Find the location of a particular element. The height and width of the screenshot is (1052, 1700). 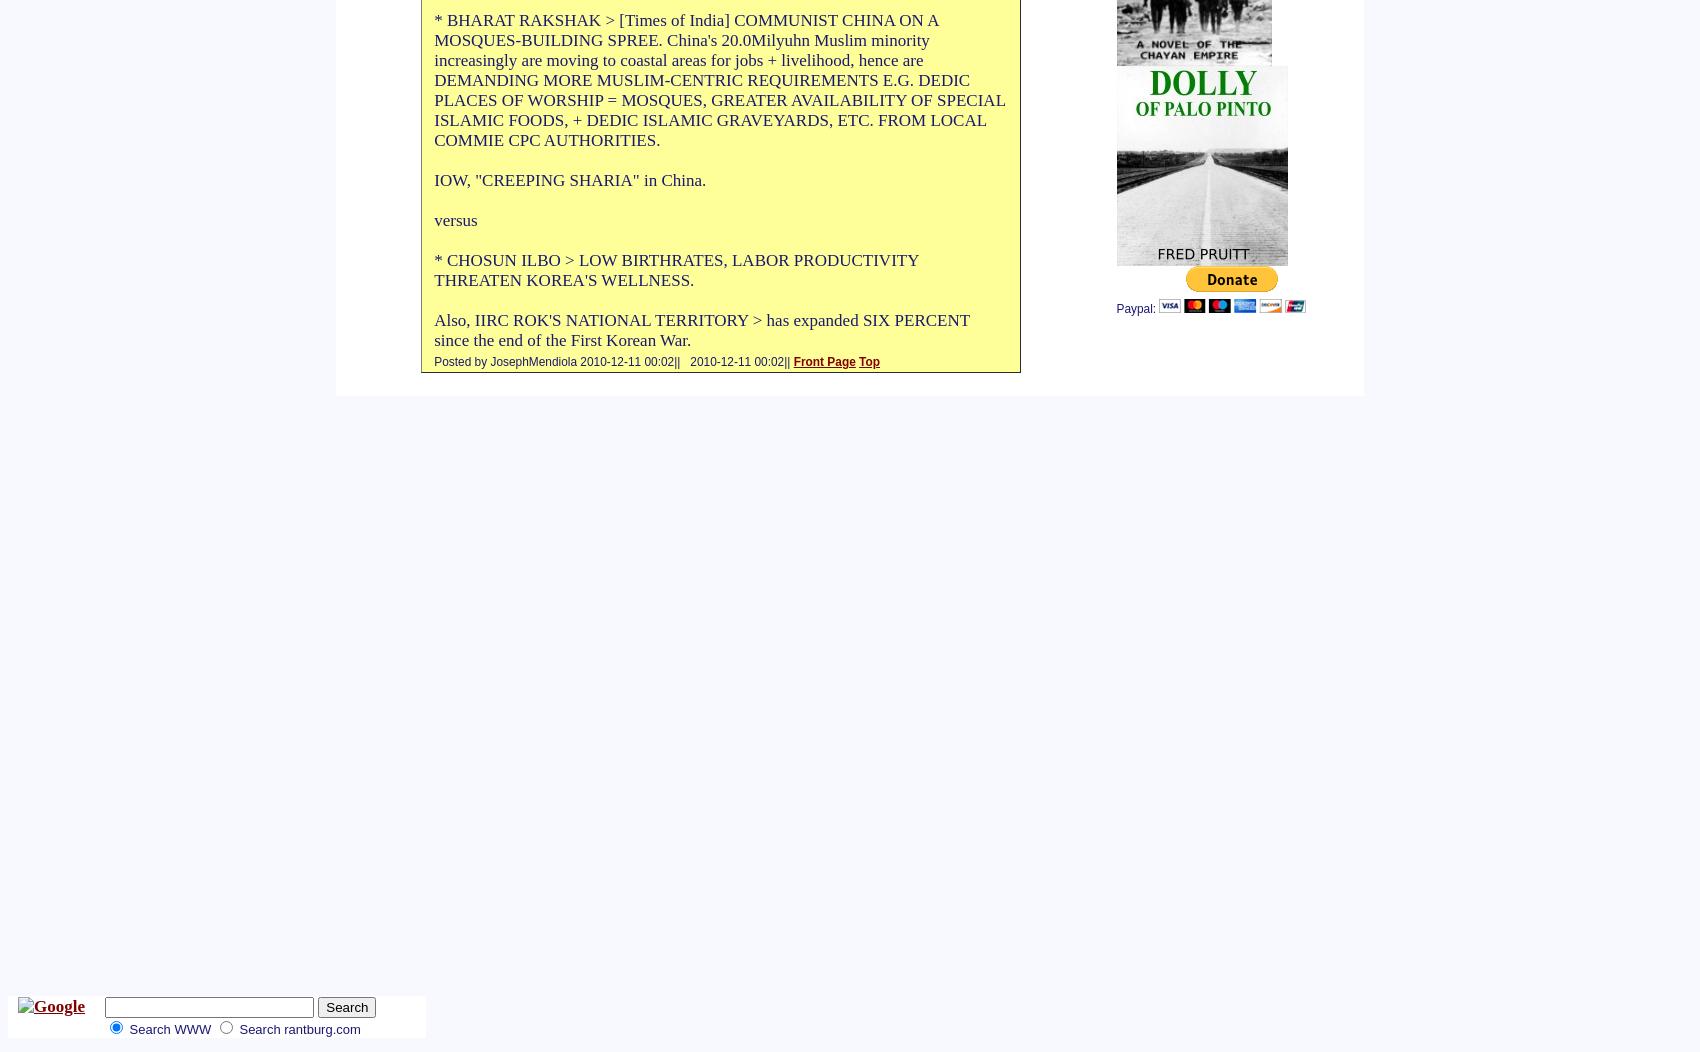

'2010-12-11 00:02||' is located at coordinates (737, 361).